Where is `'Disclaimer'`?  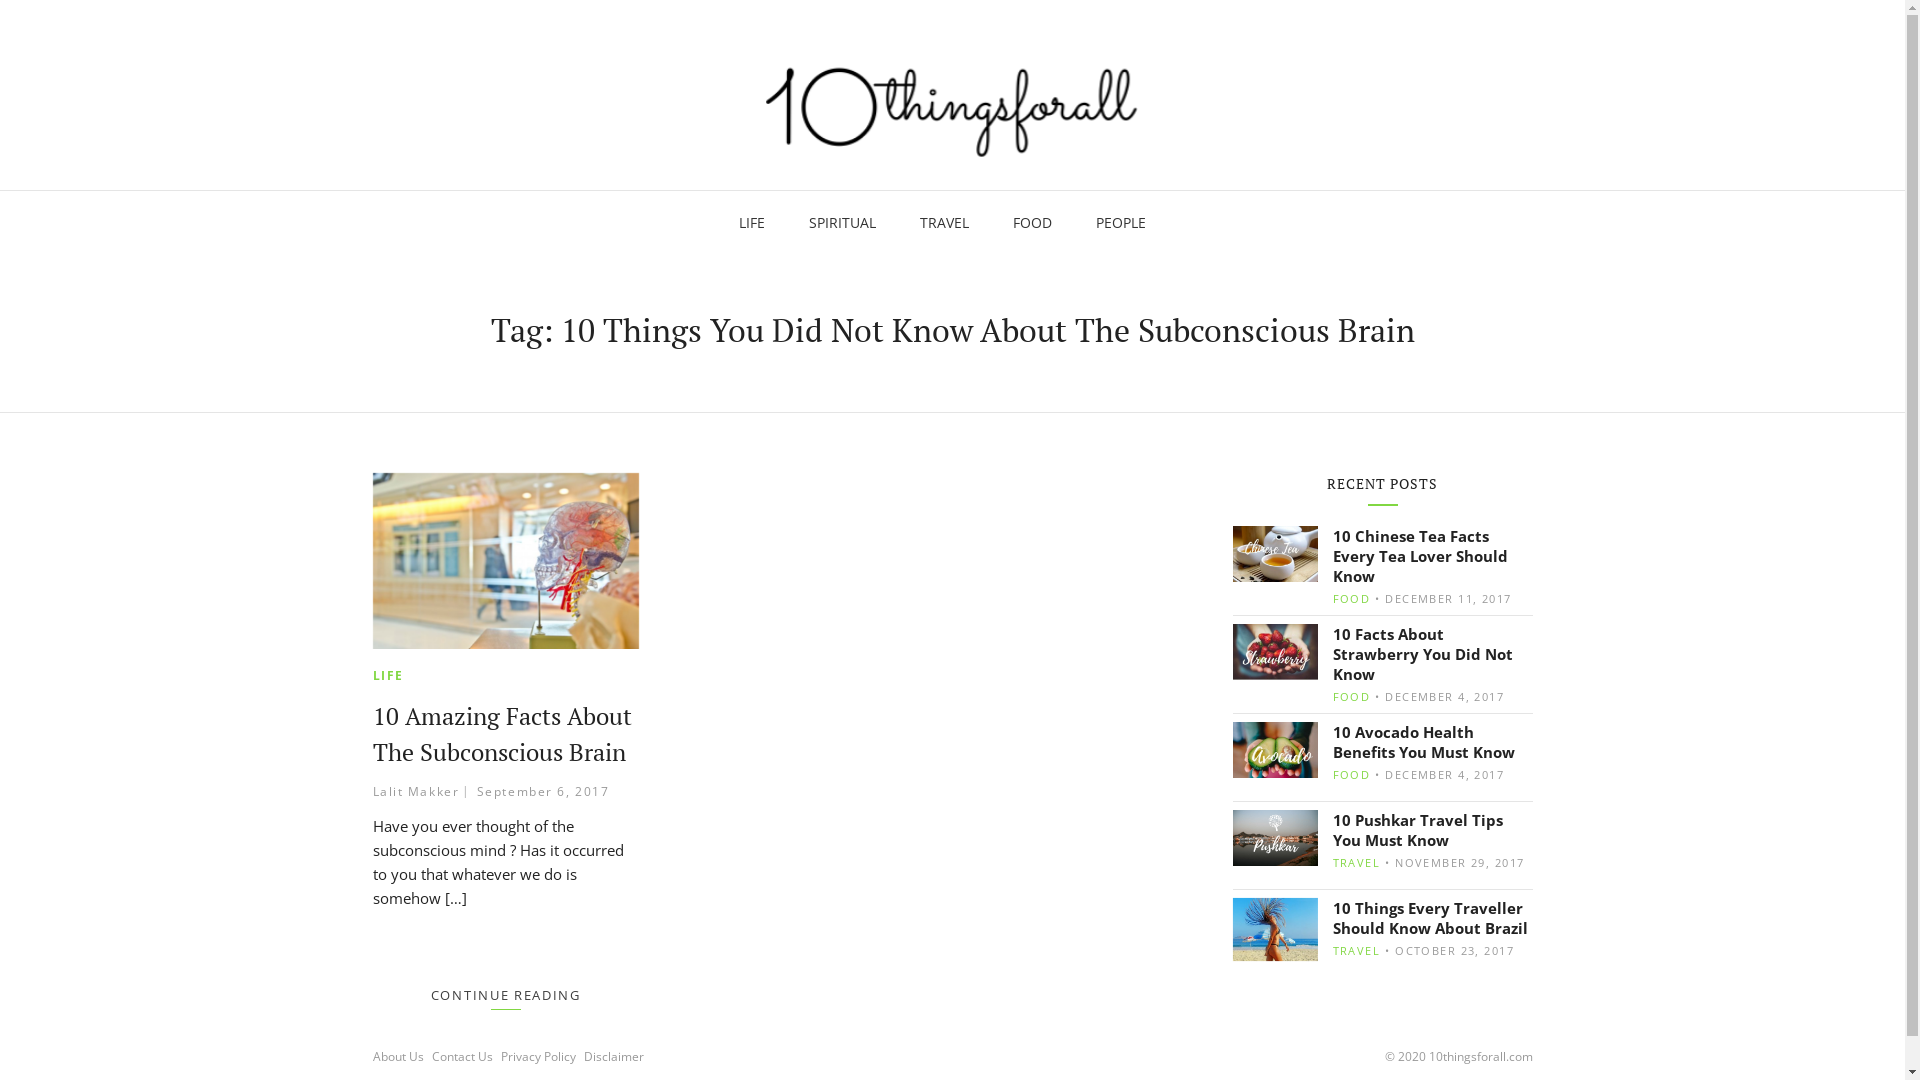
'Disclaimer' is located at coordinates (583, 1055).